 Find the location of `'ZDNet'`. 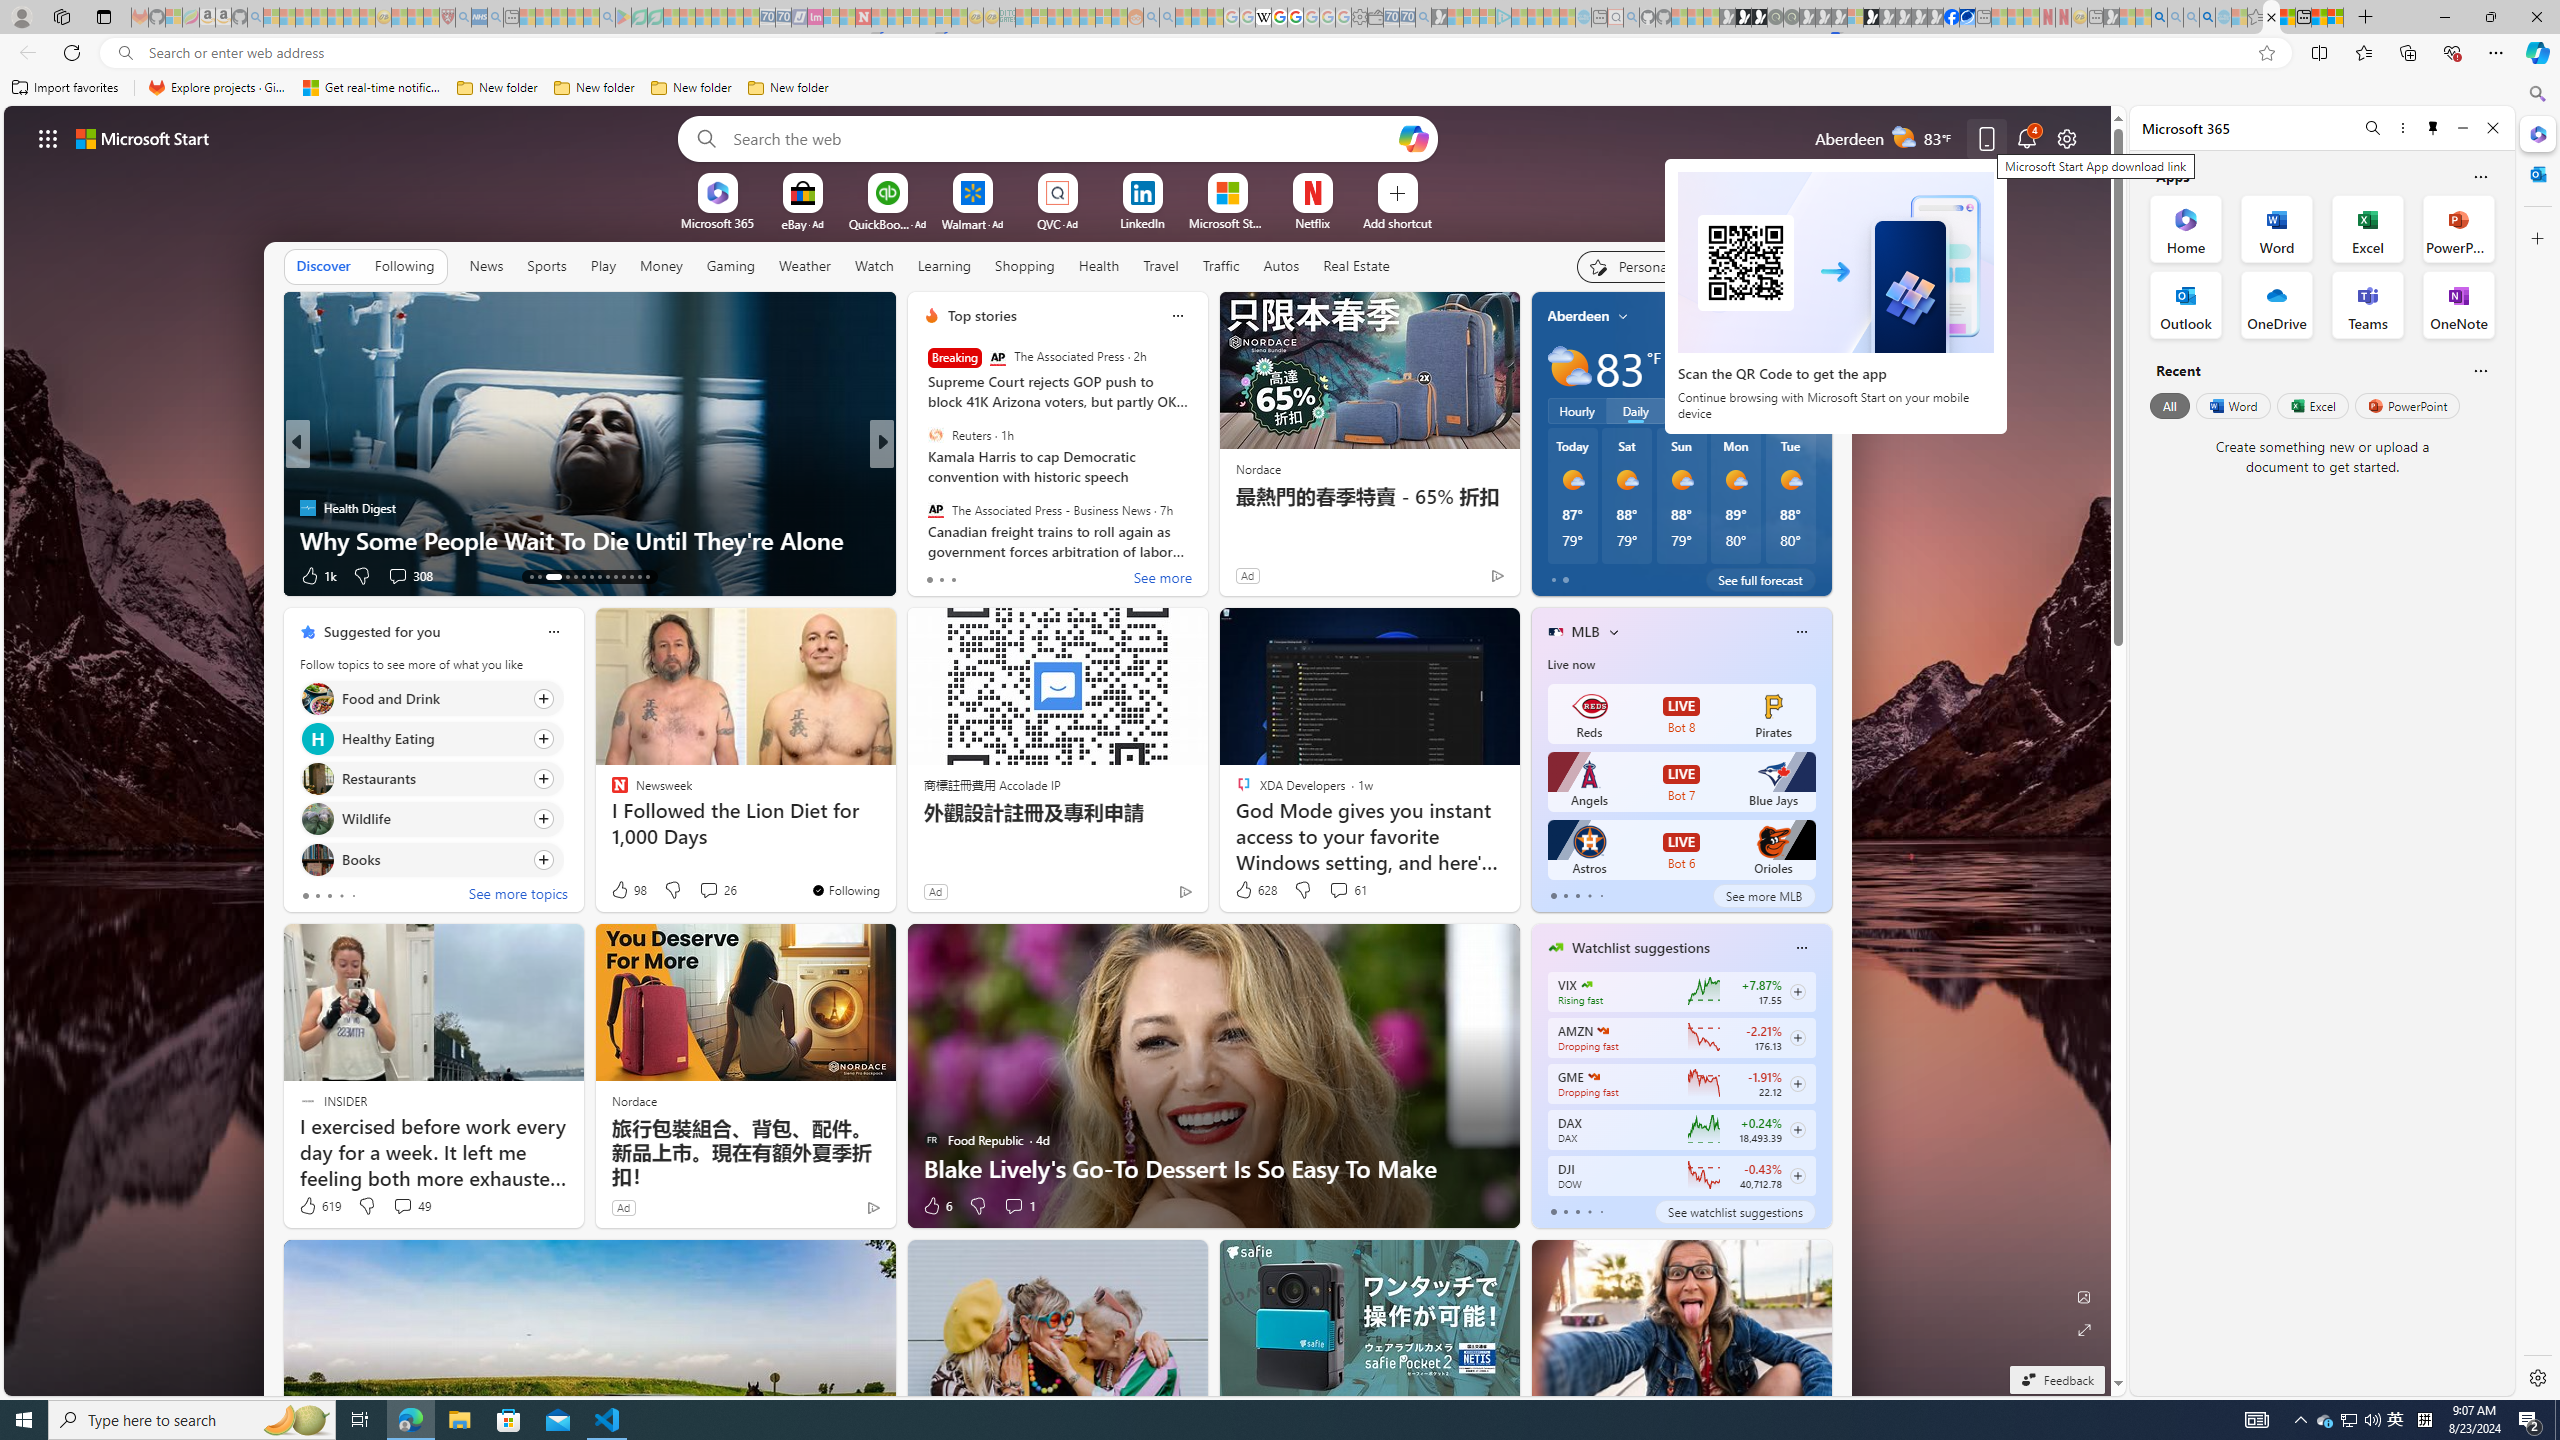

'ZDNet' is located at coordinates (921, 474).